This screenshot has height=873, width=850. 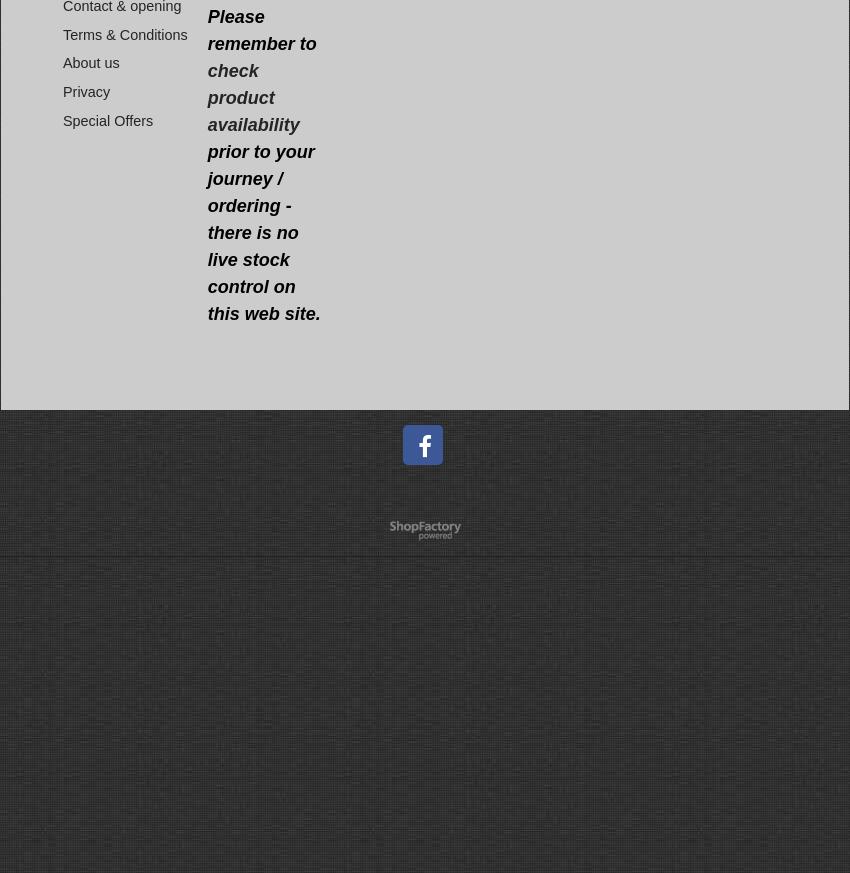 What do you see at coordinates (62, 62) in the screenshot?
I see `'About us'` at bounding box center [62, 62].